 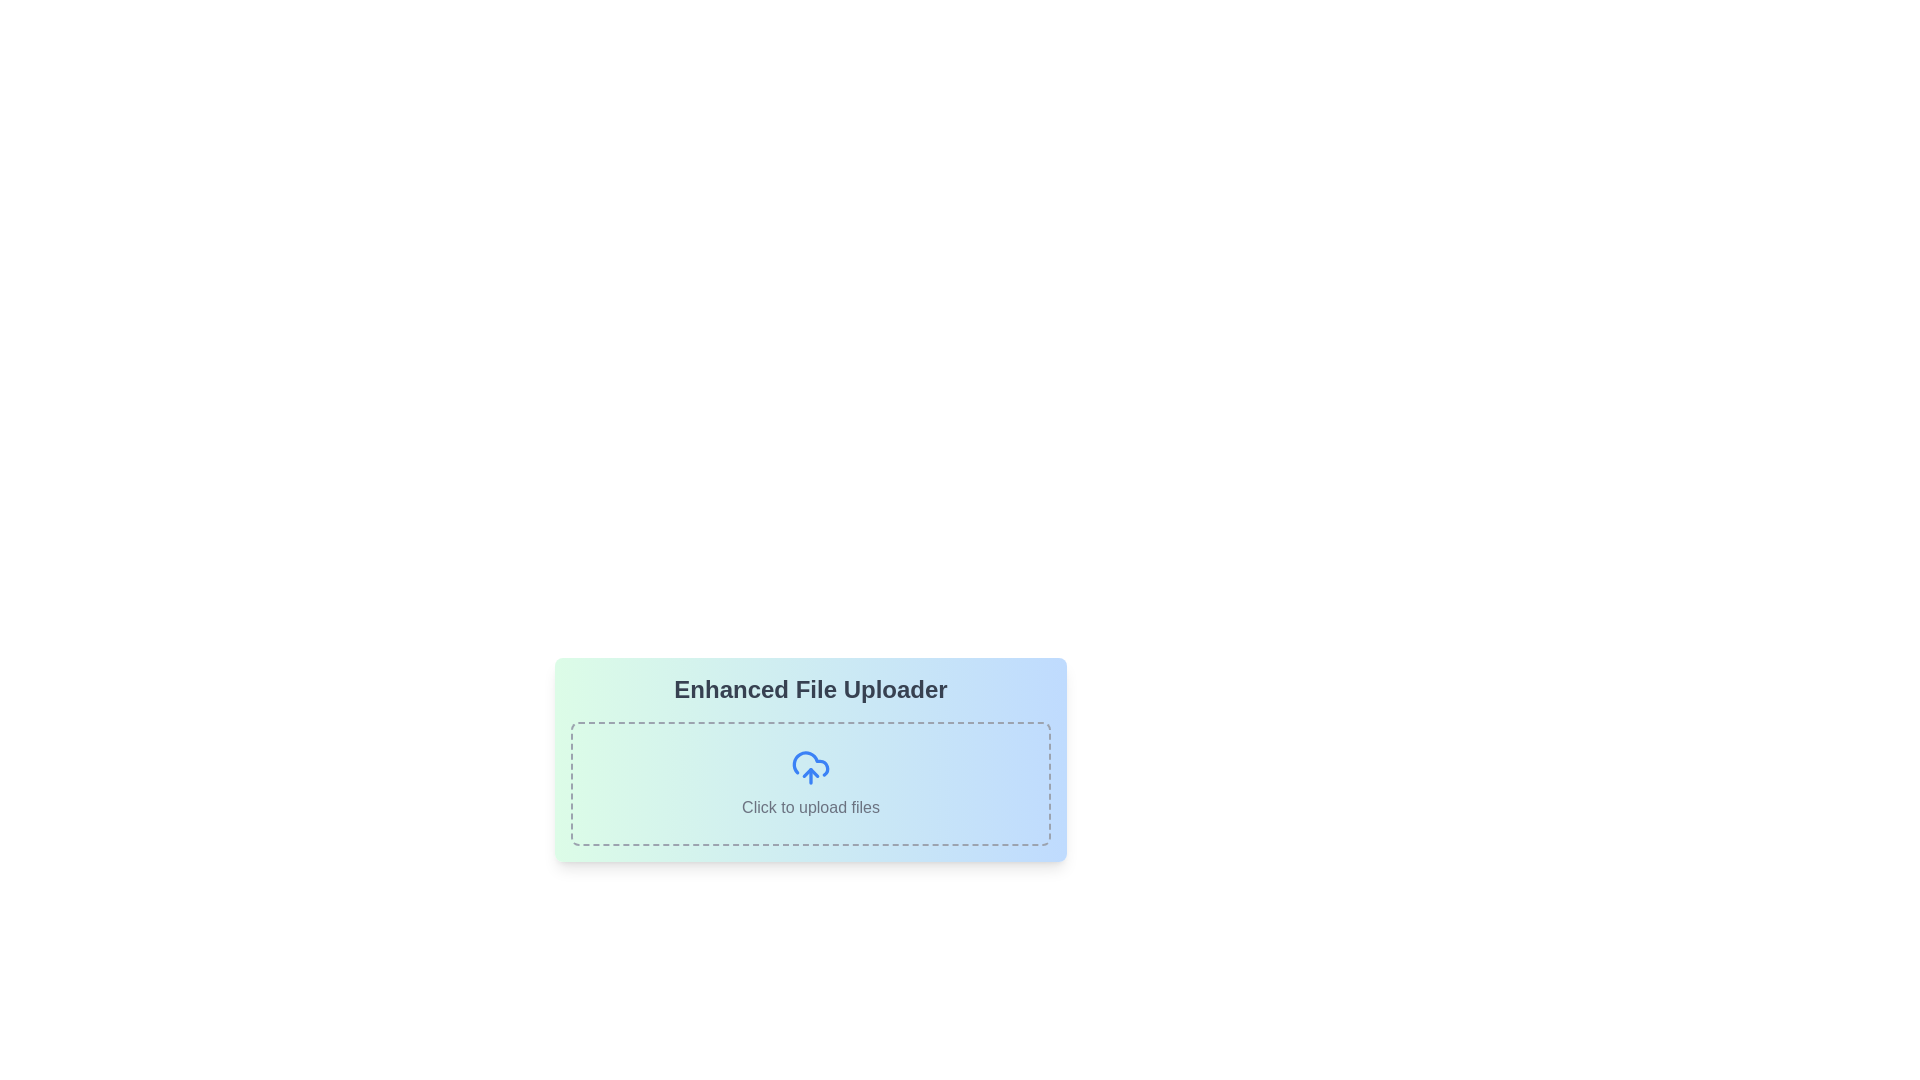 I want to click on the static text label that indicates users need to click to upload files, which is located below the upload cloud icon in the 'Enhanced File Uploader' box, so click(x=811, y=806).